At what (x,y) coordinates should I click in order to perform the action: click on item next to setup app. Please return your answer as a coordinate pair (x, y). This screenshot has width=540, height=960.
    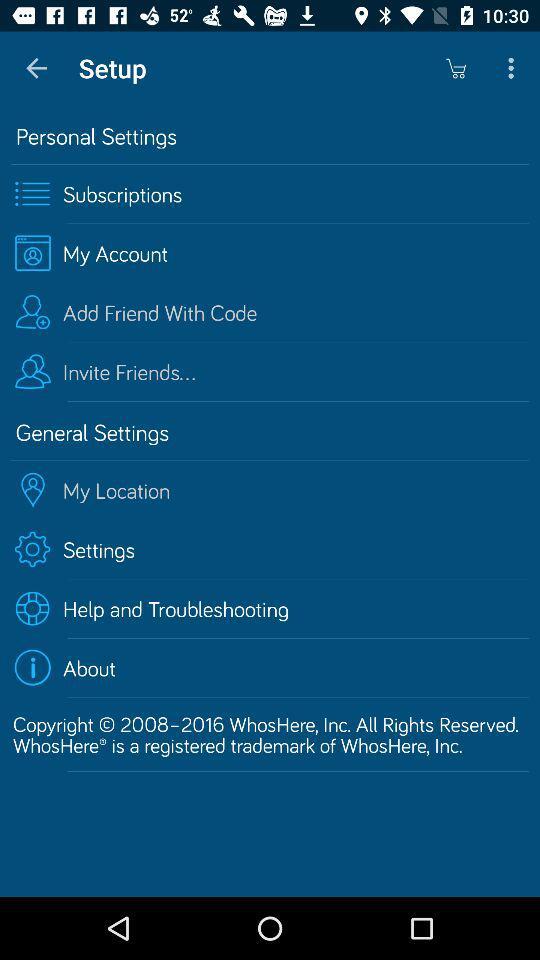
    Looking at the image, I should click on (36, 68).